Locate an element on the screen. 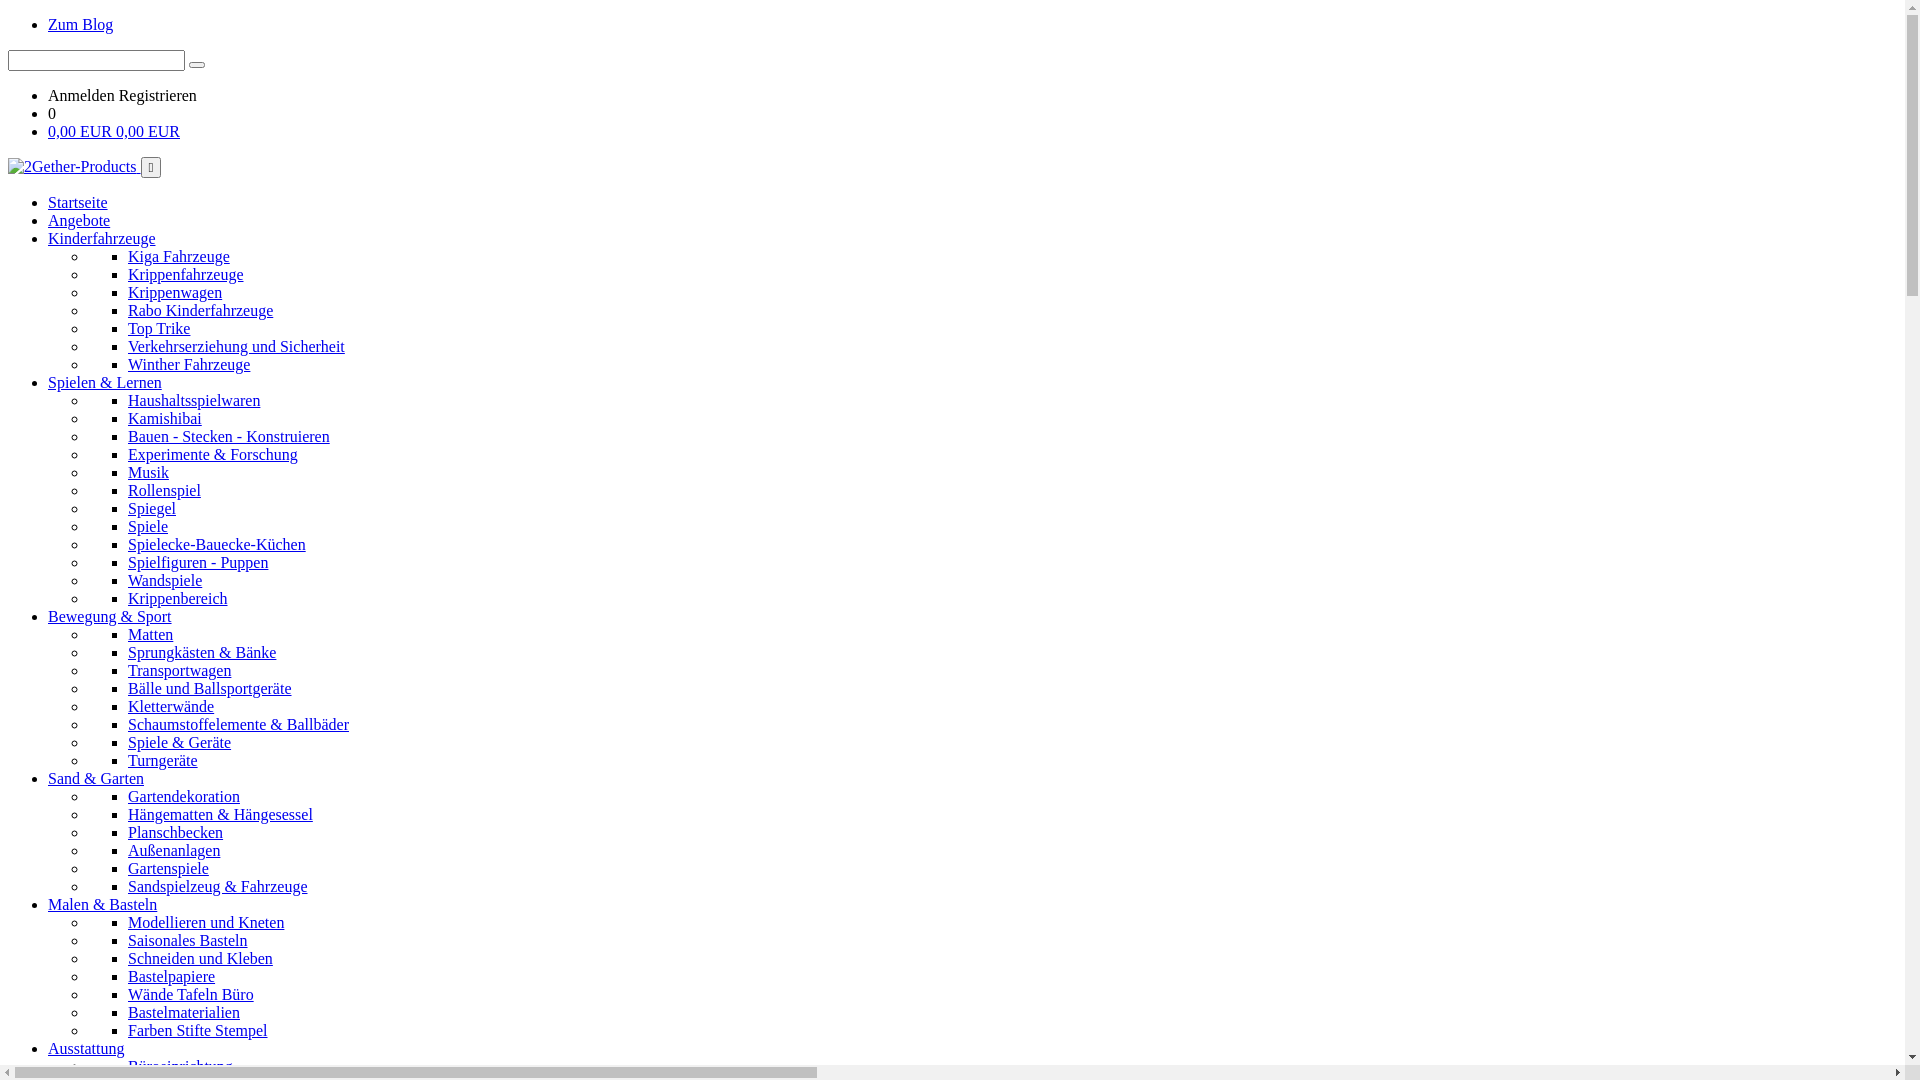 The height and width of the screenshot is (1080, 1920). 'Gartenspiele' is located at coordinates (168, 867).